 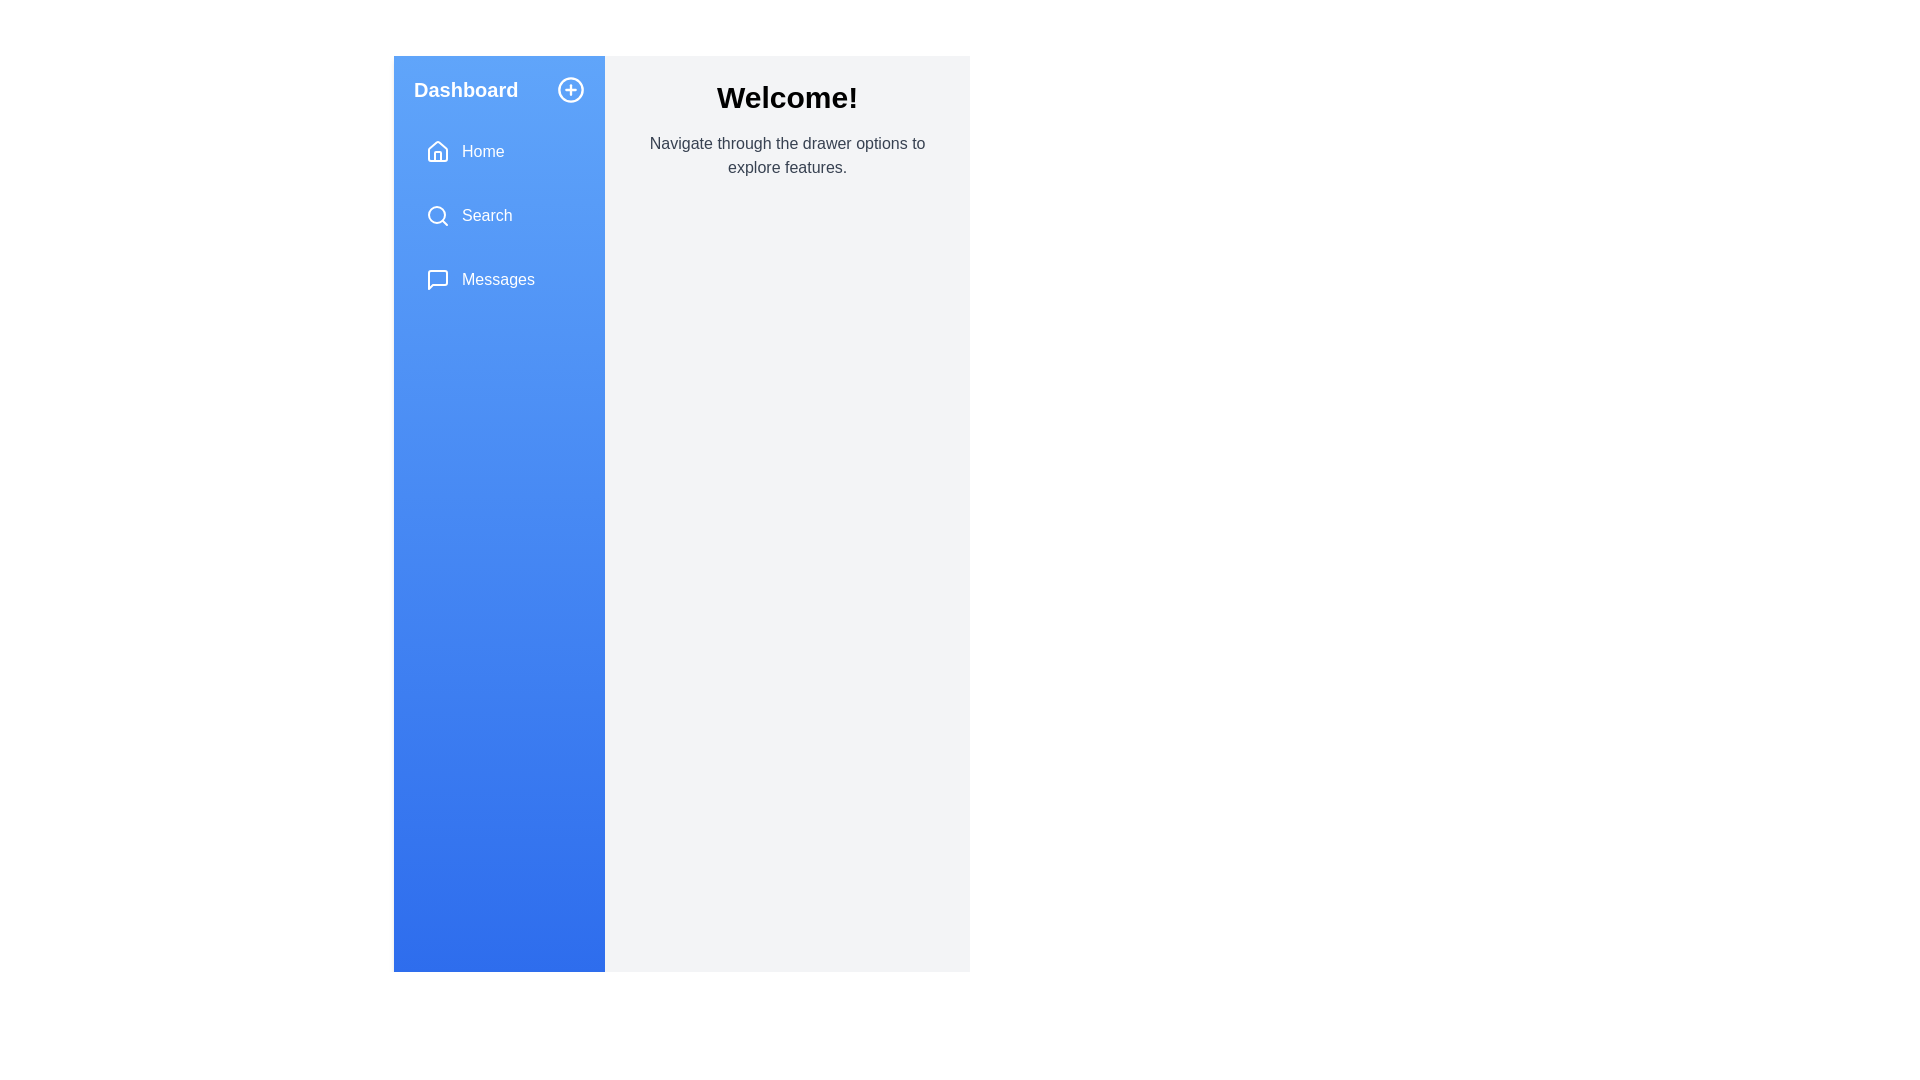 What do you see at coordinates (464, 88) in the screenshot?
I see `the drawer's title text to interact with it` at bounding box center [464, 88].